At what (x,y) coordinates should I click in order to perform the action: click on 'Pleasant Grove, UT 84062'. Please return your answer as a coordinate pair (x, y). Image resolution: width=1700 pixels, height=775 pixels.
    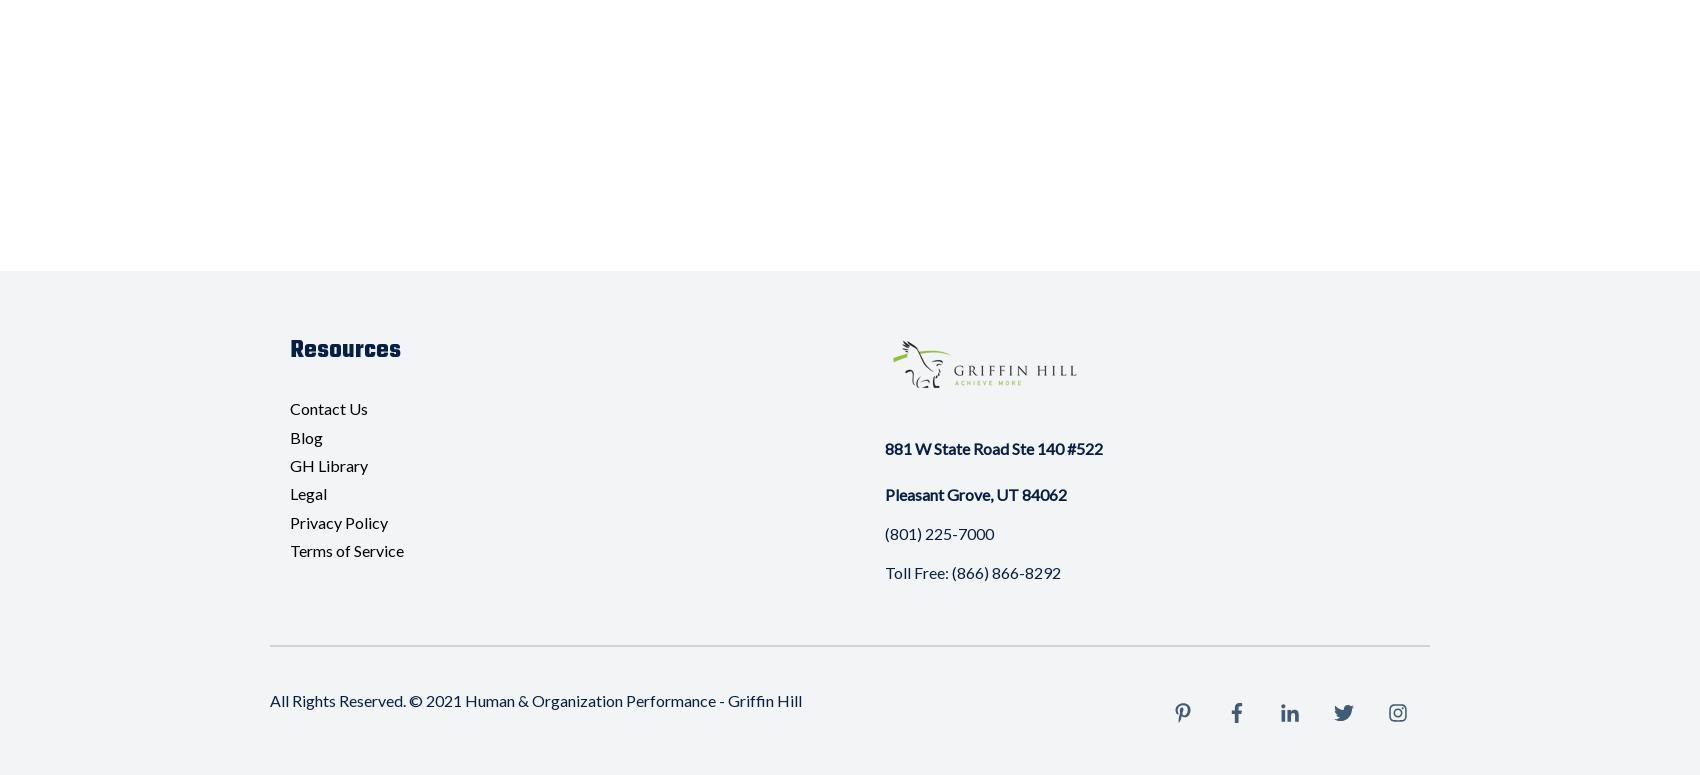
    Looking at the image, I should click on (973, 492).